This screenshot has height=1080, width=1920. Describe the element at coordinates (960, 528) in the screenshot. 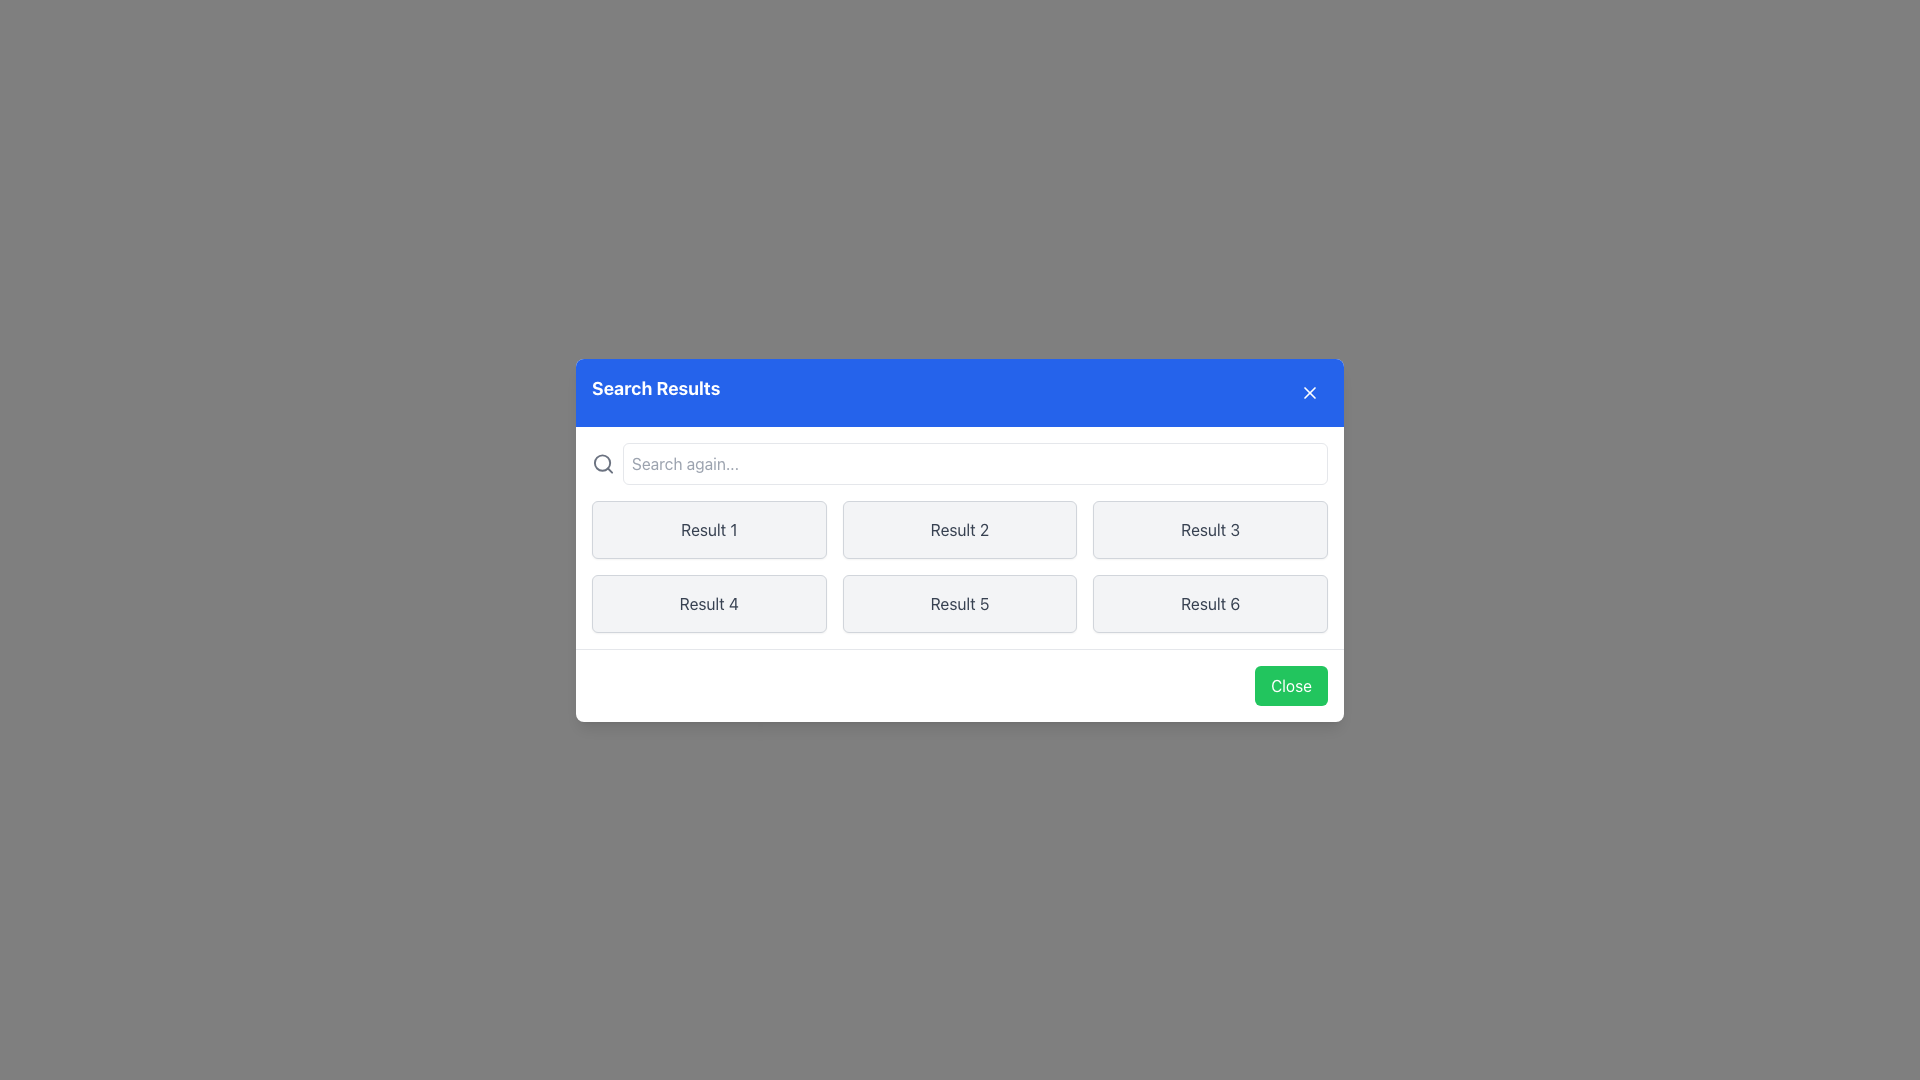

I see `the 'Result 2' button, which is the second button in the grid of results, centered between 'Result 1' and 'Result 3', featuring a light gray background and dark gray text` at that location.